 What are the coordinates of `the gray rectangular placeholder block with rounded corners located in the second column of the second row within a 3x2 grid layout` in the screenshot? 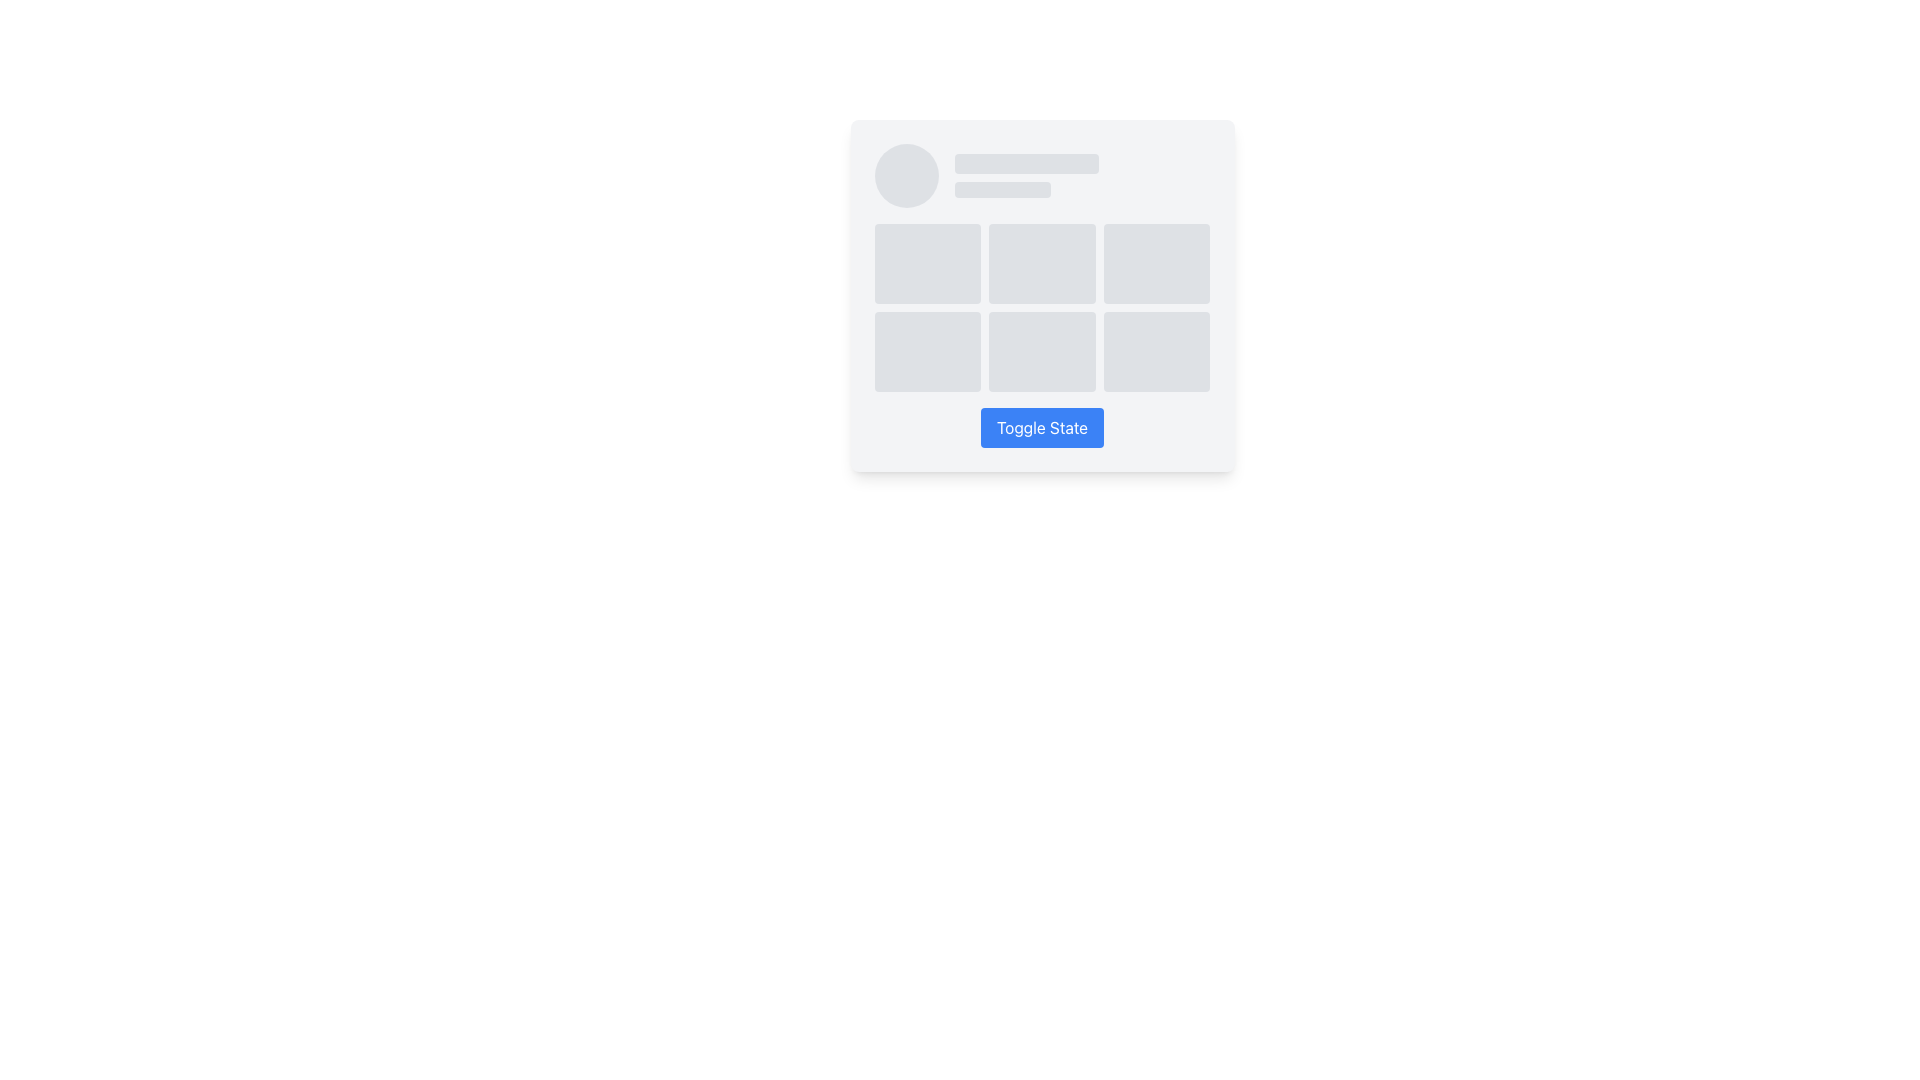 It's located at (1041, 350).